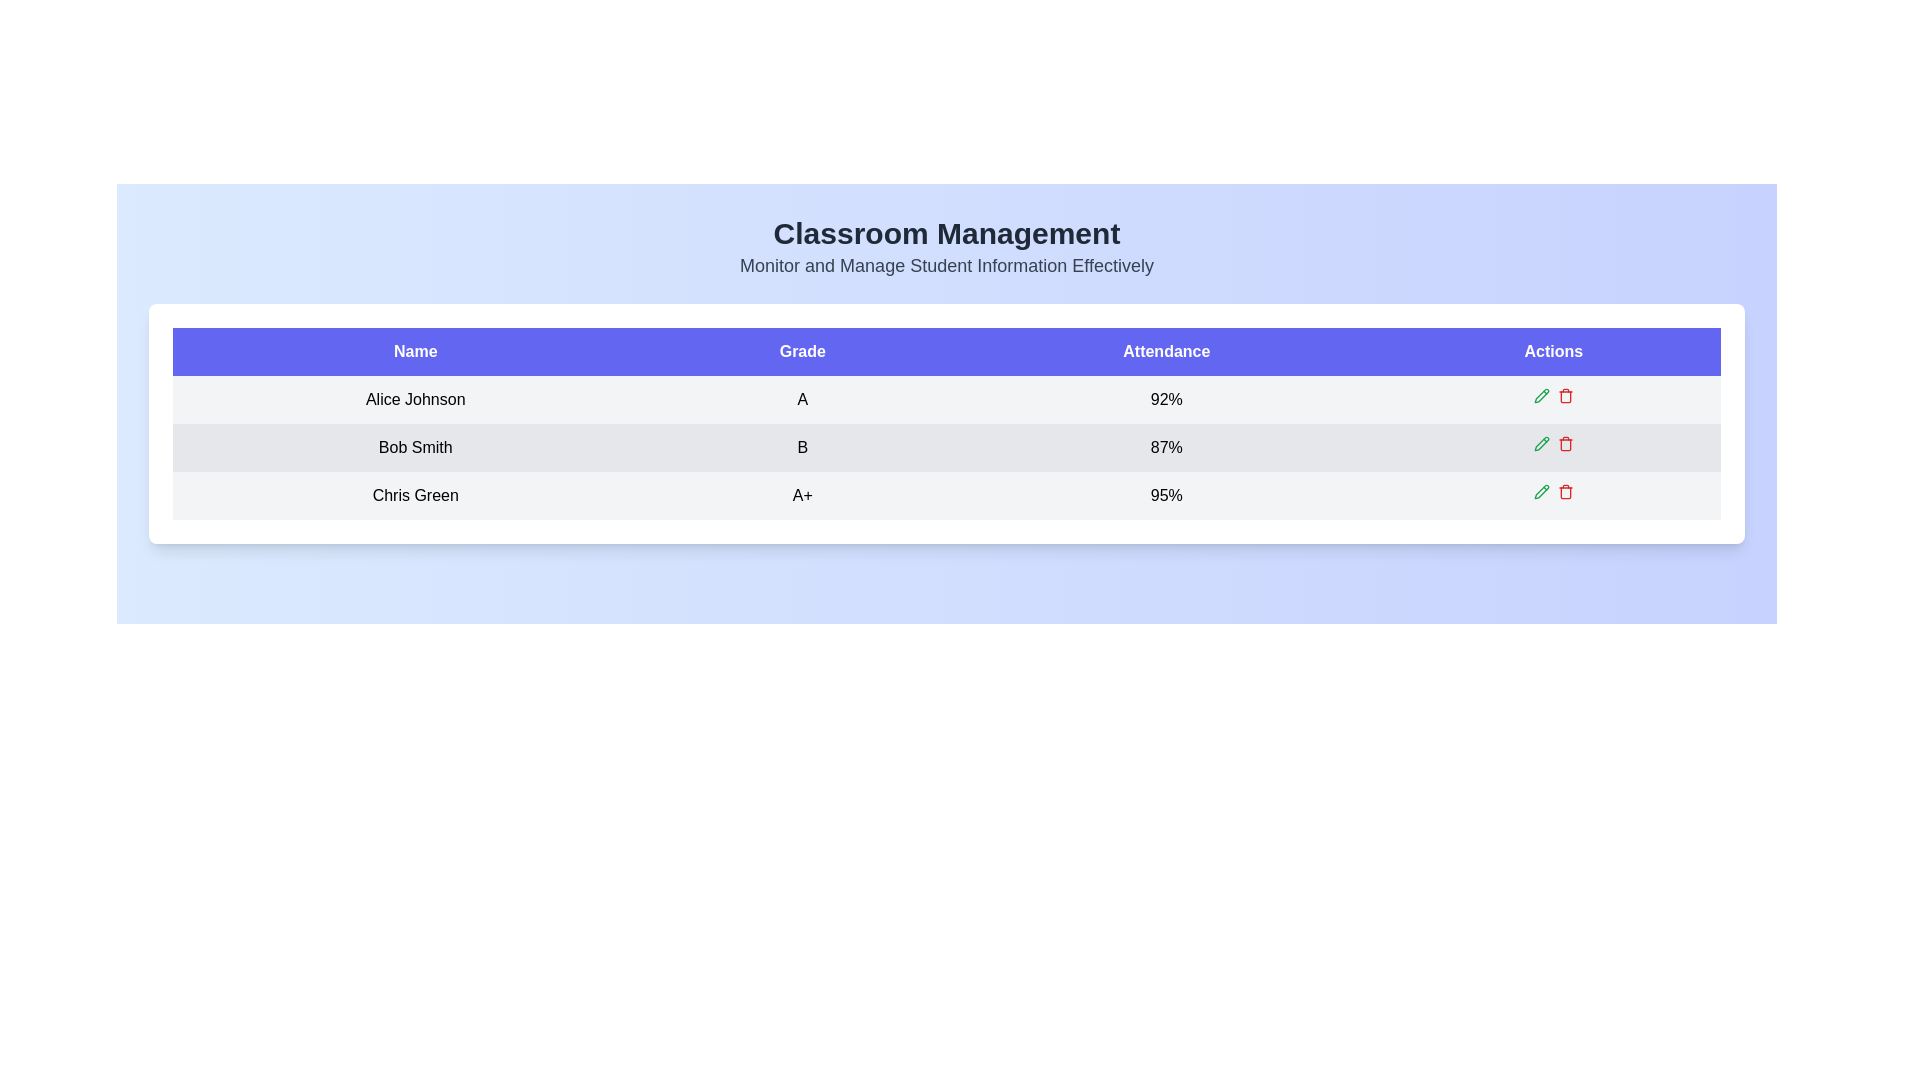 The image size is (1920, 1080). Describe the element at coordinates (1564, 396) in the screenshot. I see `the delete button located in the rightmost column of the table under the 'Actions' header, which is the second icon in the first row` at that location.